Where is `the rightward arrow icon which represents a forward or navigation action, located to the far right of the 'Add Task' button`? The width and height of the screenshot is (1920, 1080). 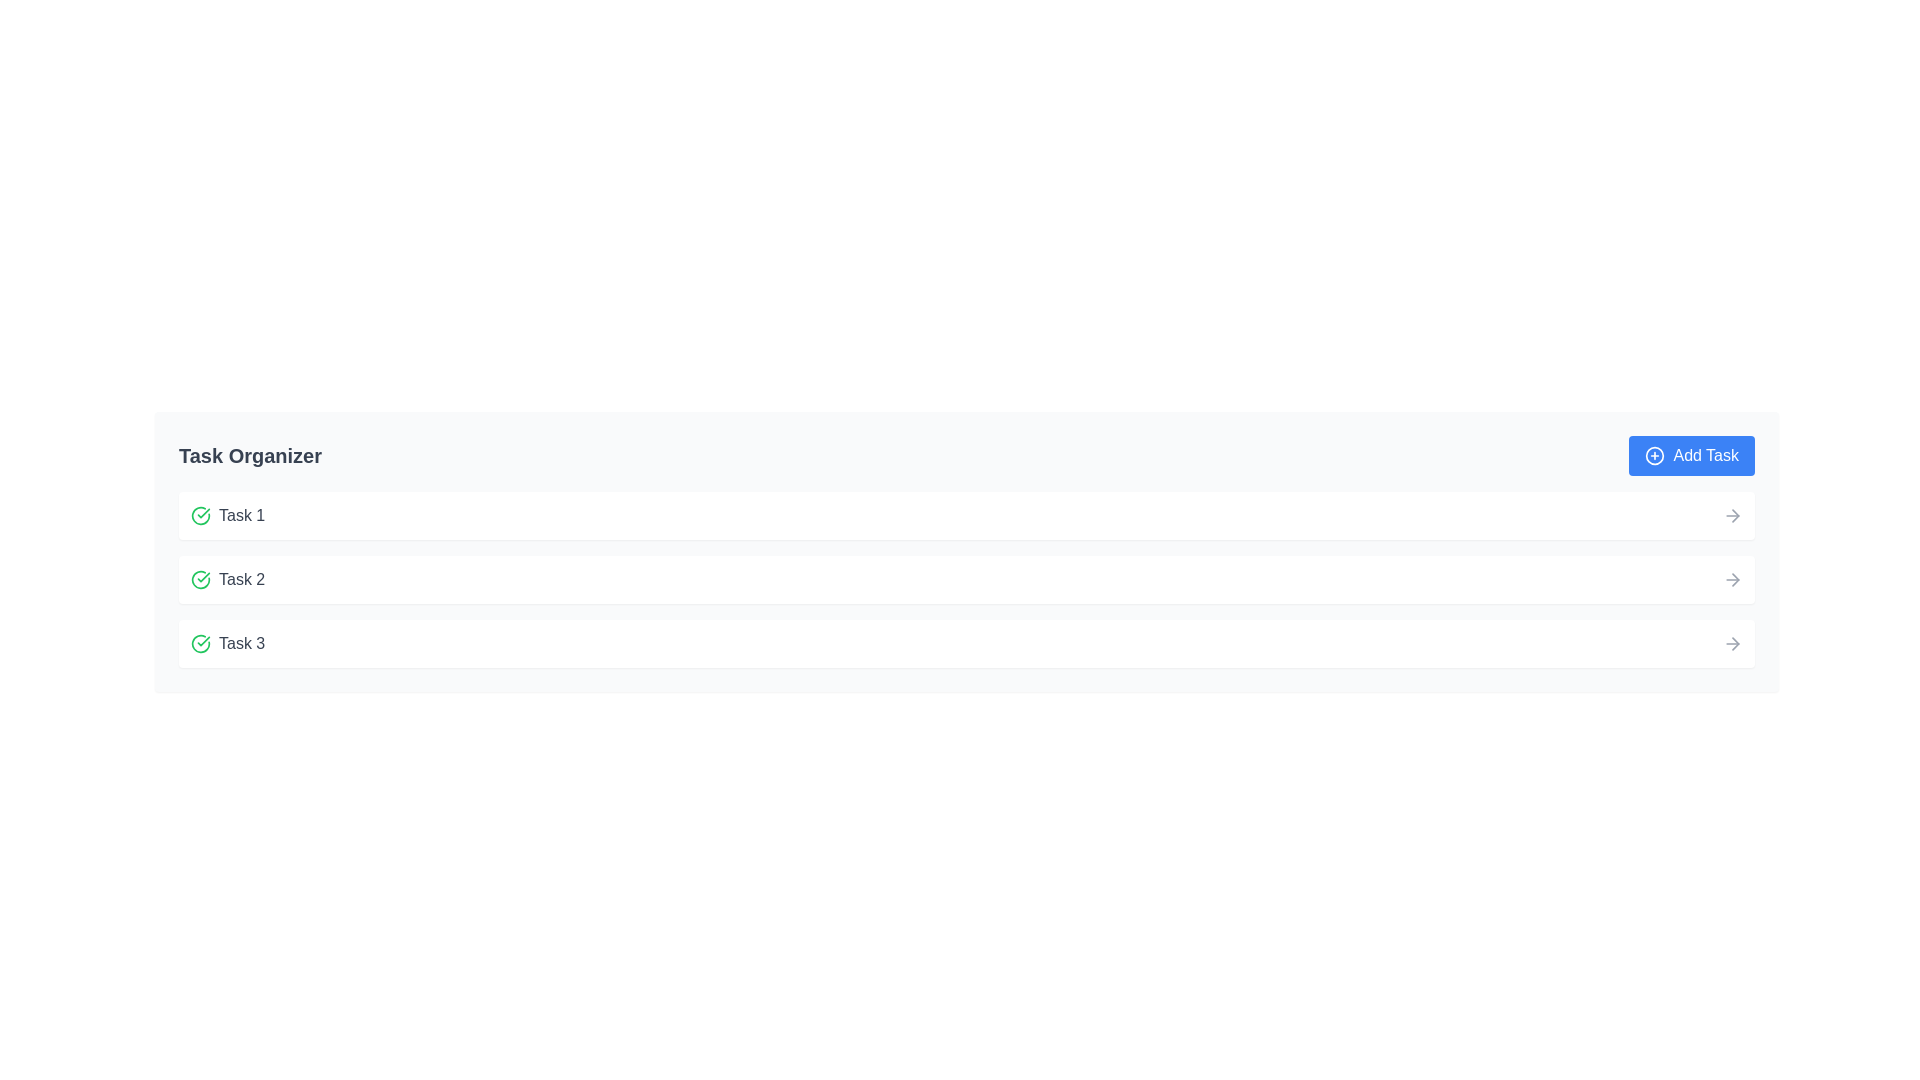 the rightward arrow icon which represents a forward or navigation action, located to the far right of the 'Add Task' button is located at coordinates (1734, 515).